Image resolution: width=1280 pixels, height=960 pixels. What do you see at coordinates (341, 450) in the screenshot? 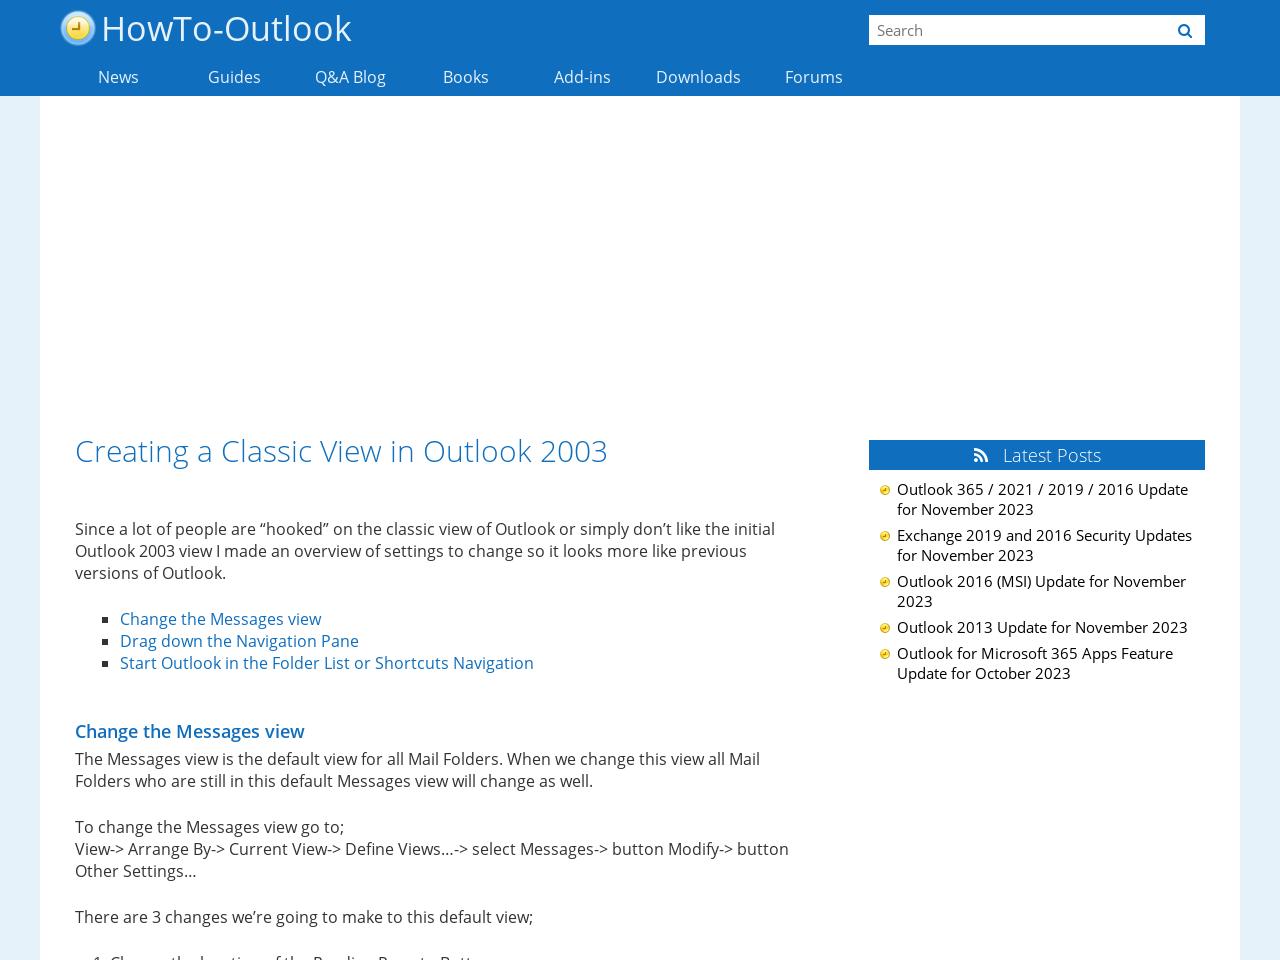
I see `'Creating a Classic View in Outlook 2003'` at bounding box center [341, 450].